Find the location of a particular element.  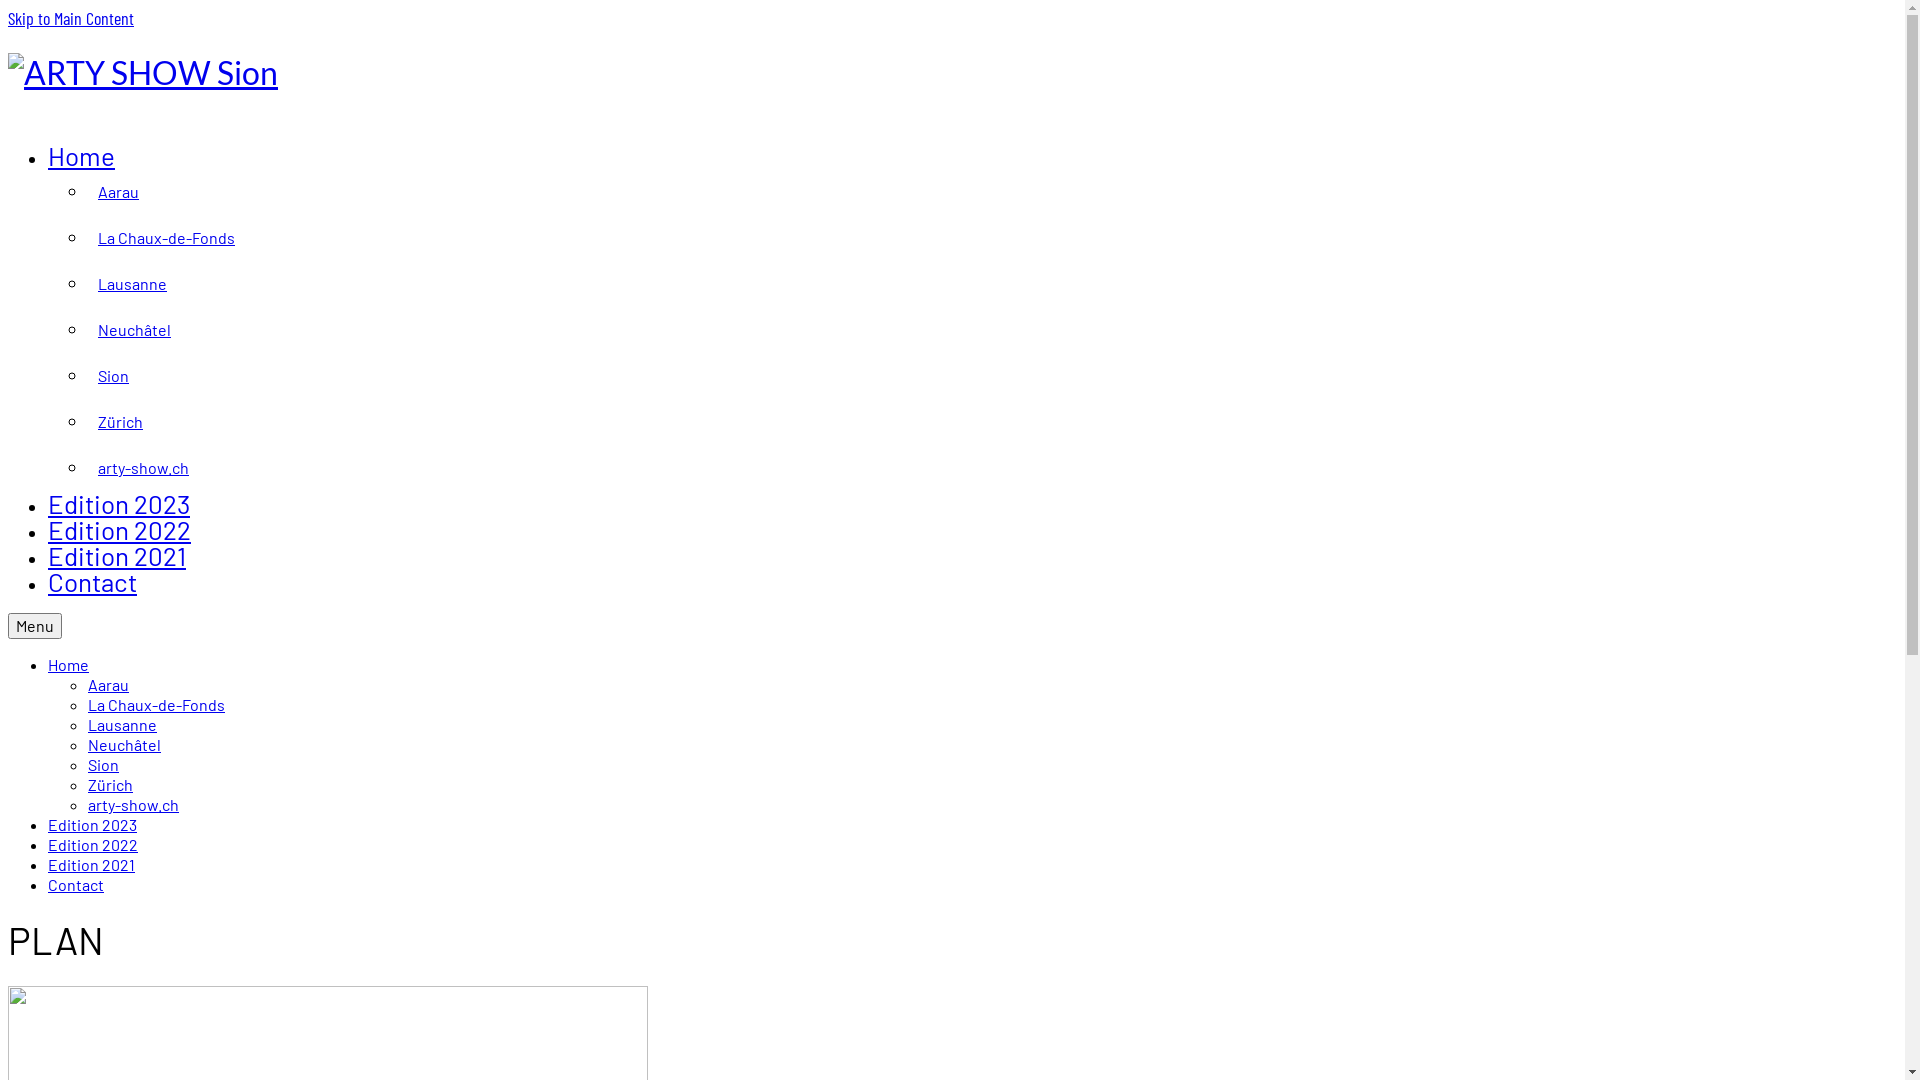

'Home' is located at coordinates (68, 664).